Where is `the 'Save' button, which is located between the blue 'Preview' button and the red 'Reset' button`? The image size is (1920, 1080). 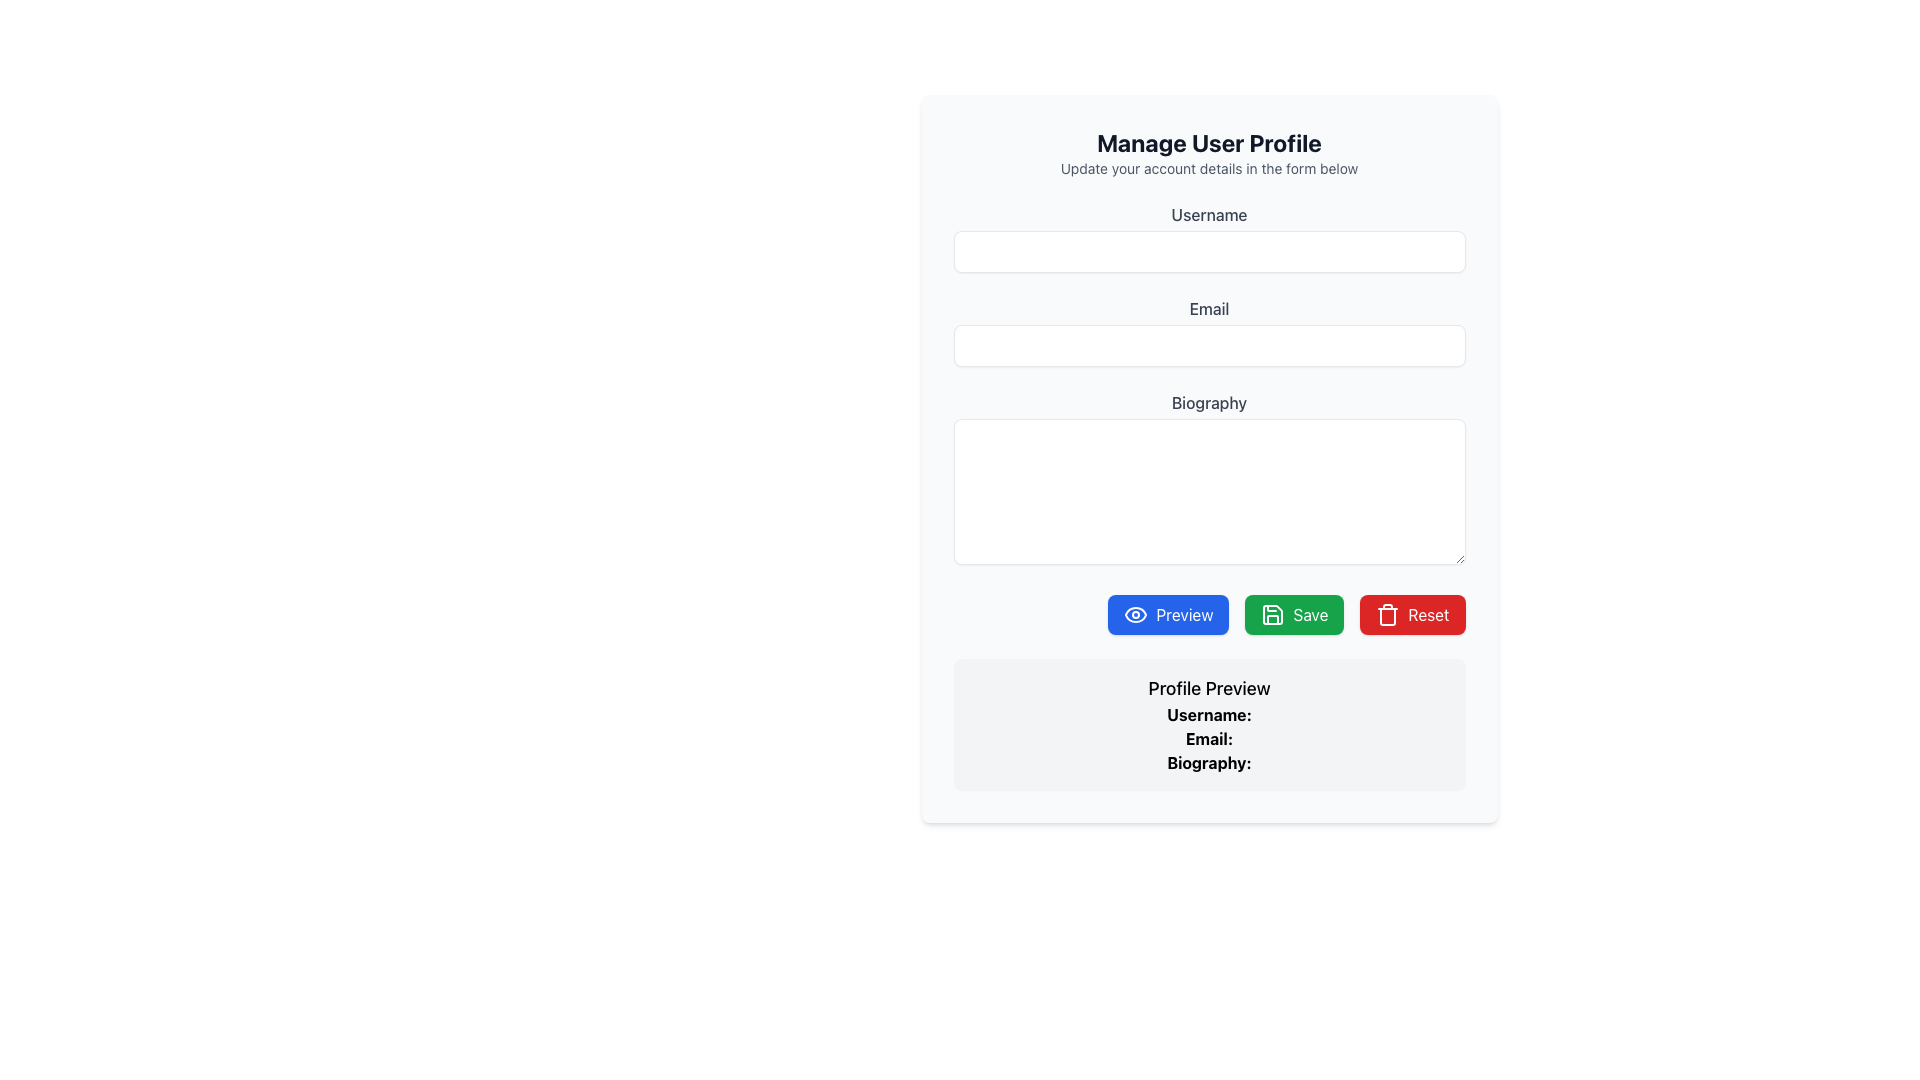 the 'Save' button, which is located between the blue 'Preview' button and the red 'Reset' button is located at coordinates (1294, 613).